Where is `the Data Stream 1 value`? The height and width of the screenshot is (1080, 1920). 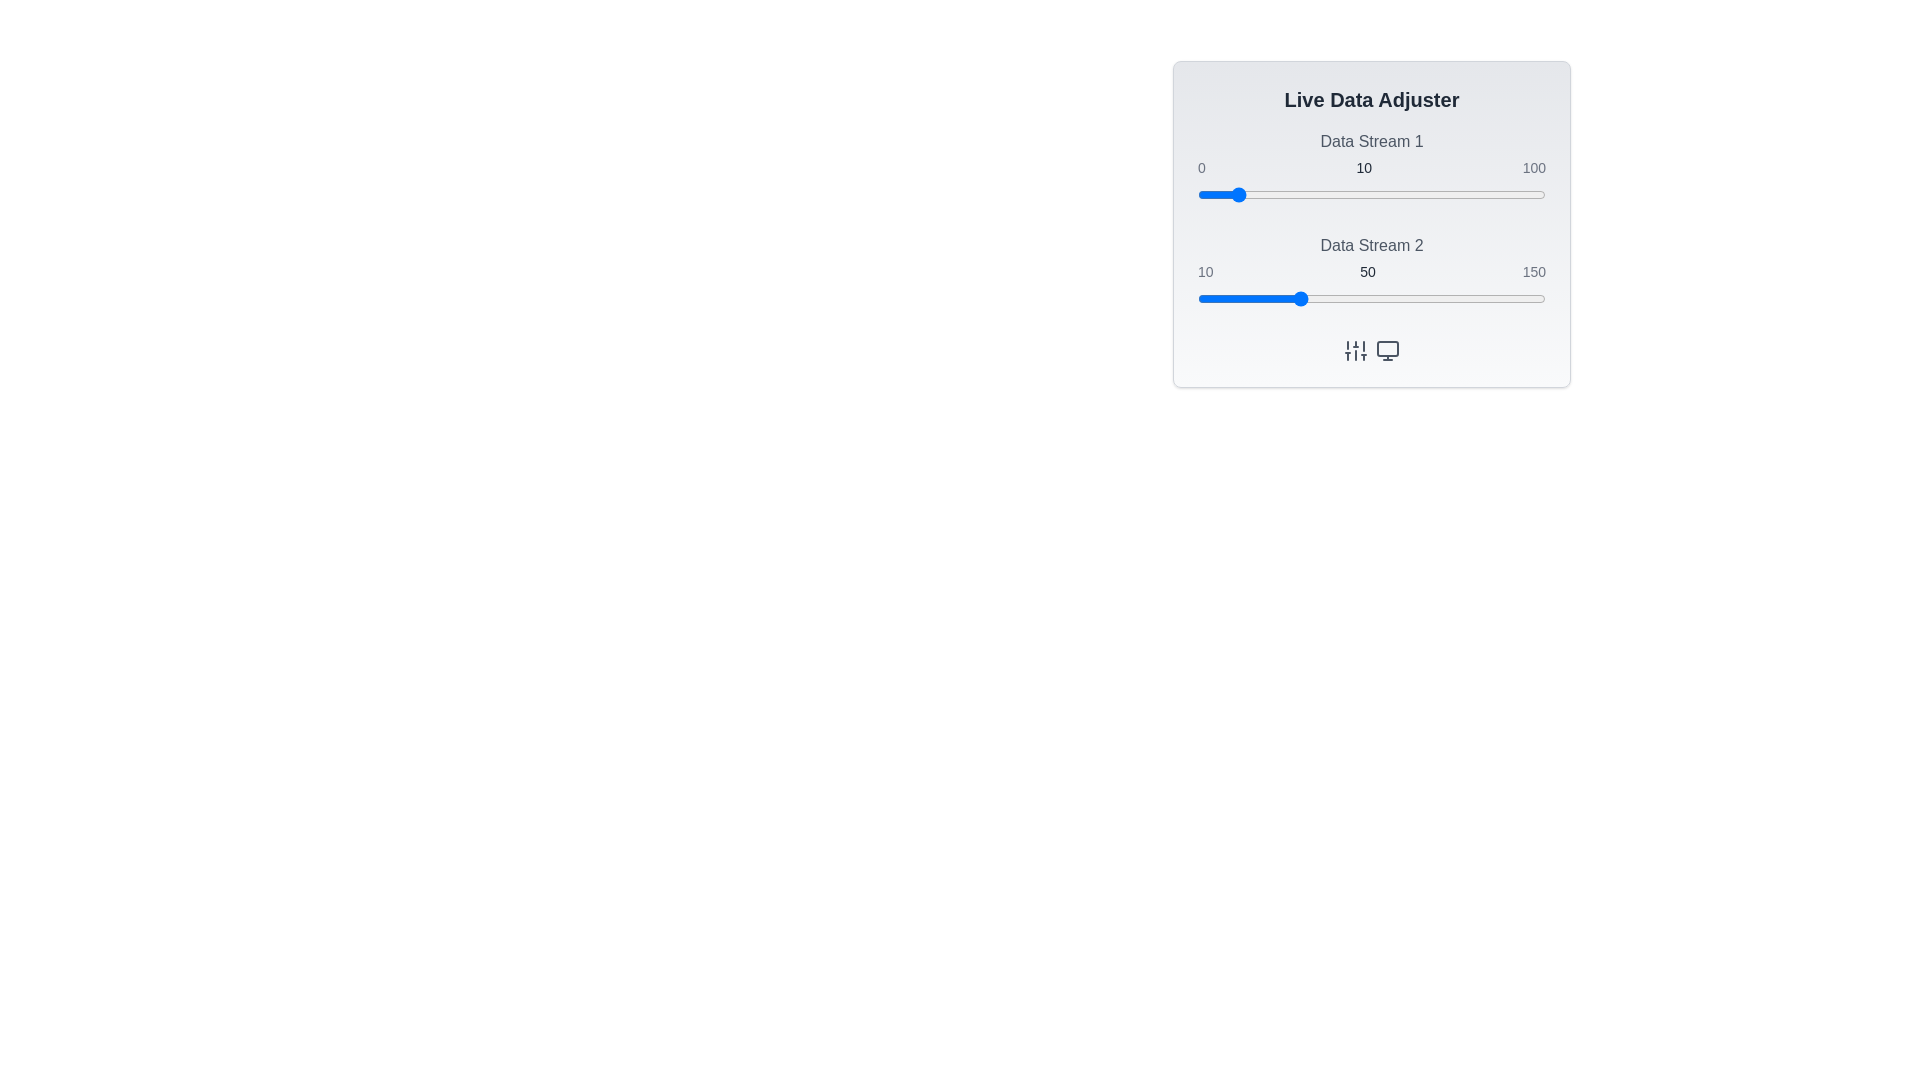
the Data Stream 1 value is located at coordinates (1441, 195).